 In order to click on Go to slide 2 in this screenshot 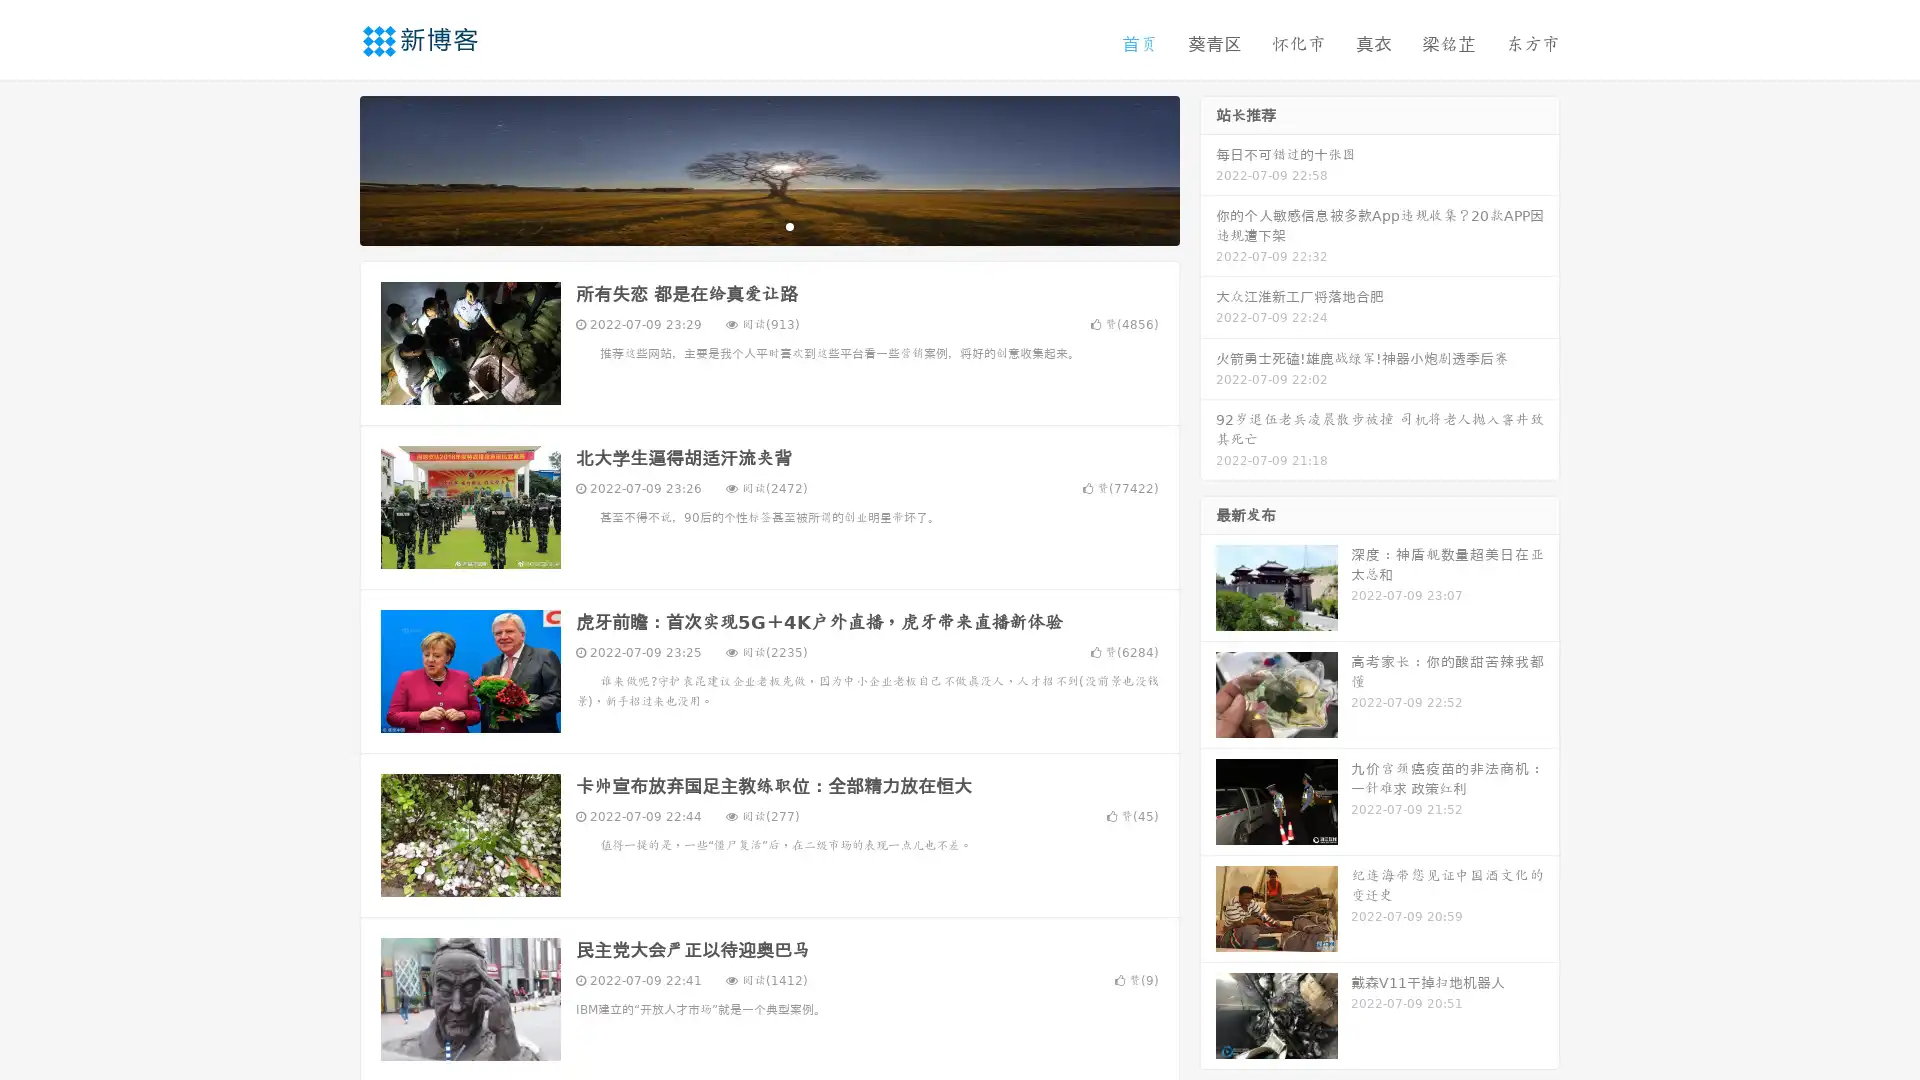, I will do `click(768, 225)`.